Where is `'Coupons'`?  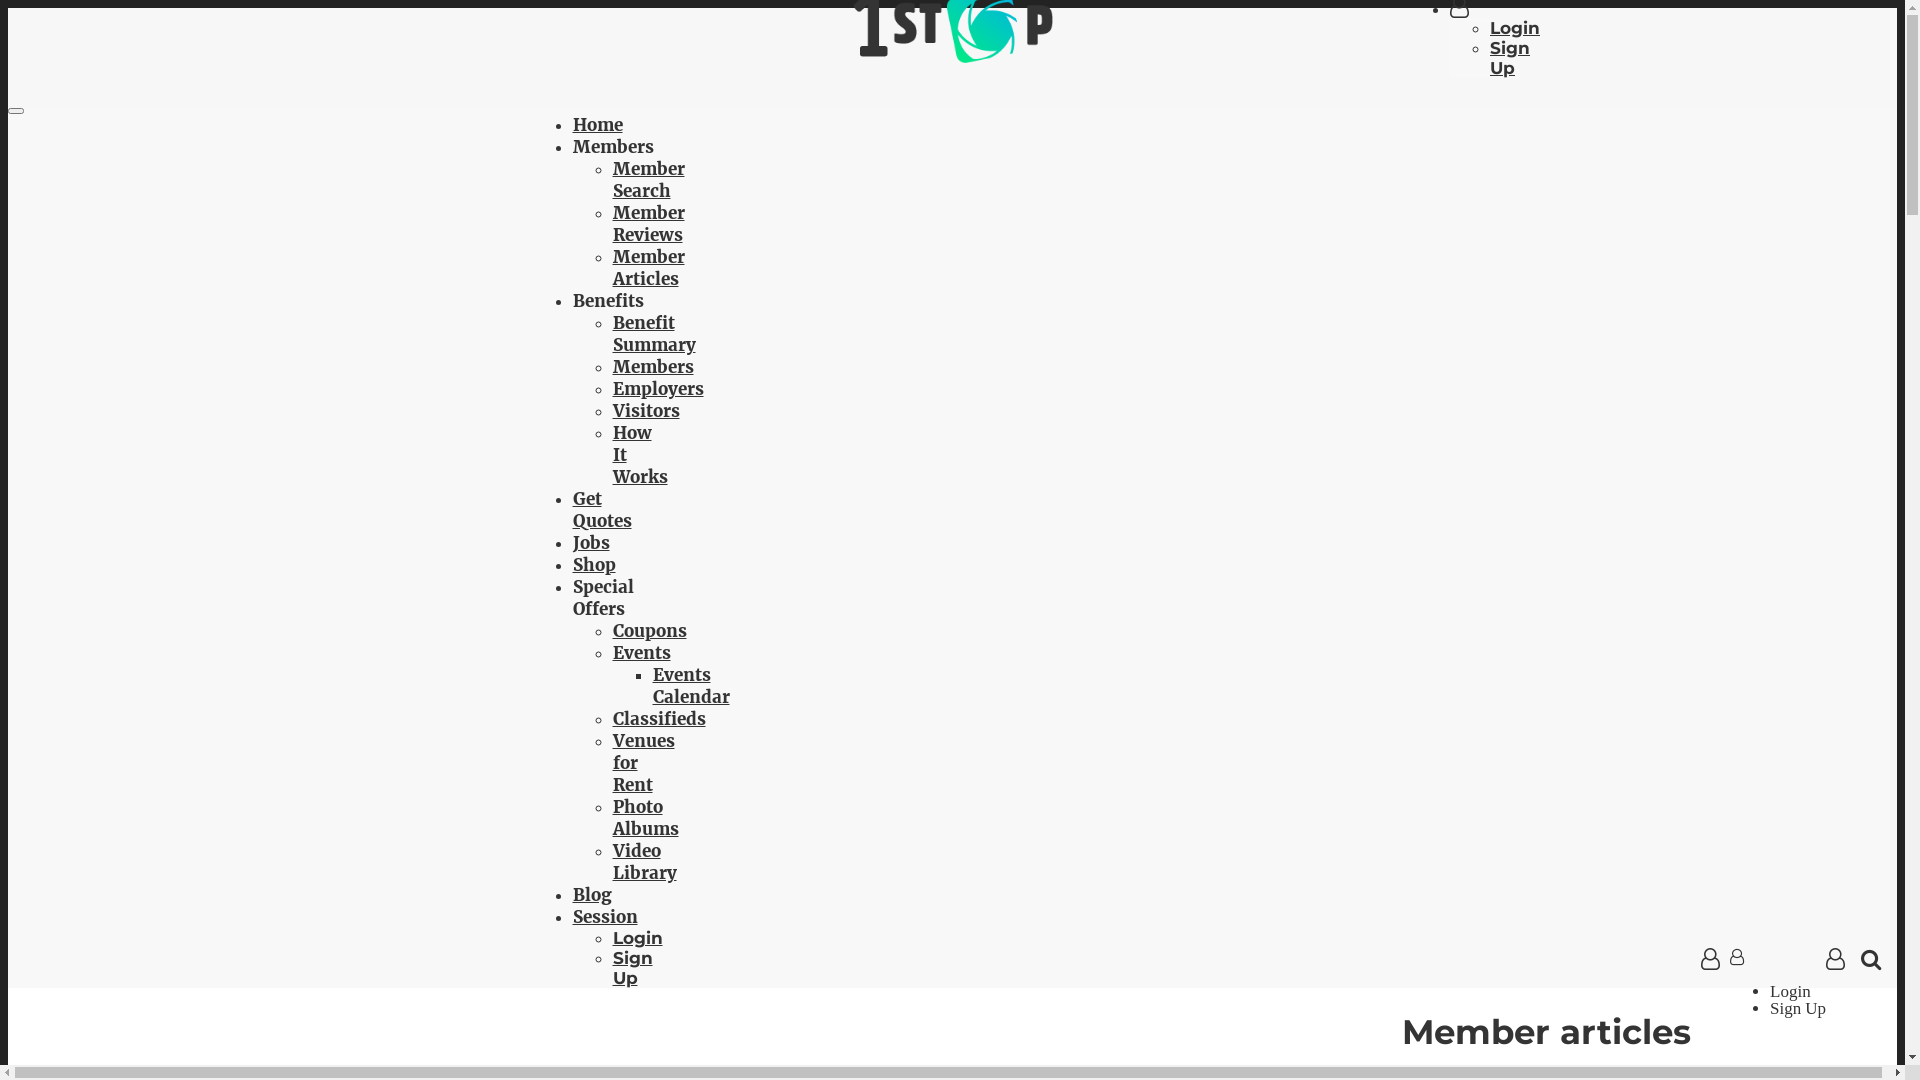 'Coupons' is located at coordinates (648, 631).